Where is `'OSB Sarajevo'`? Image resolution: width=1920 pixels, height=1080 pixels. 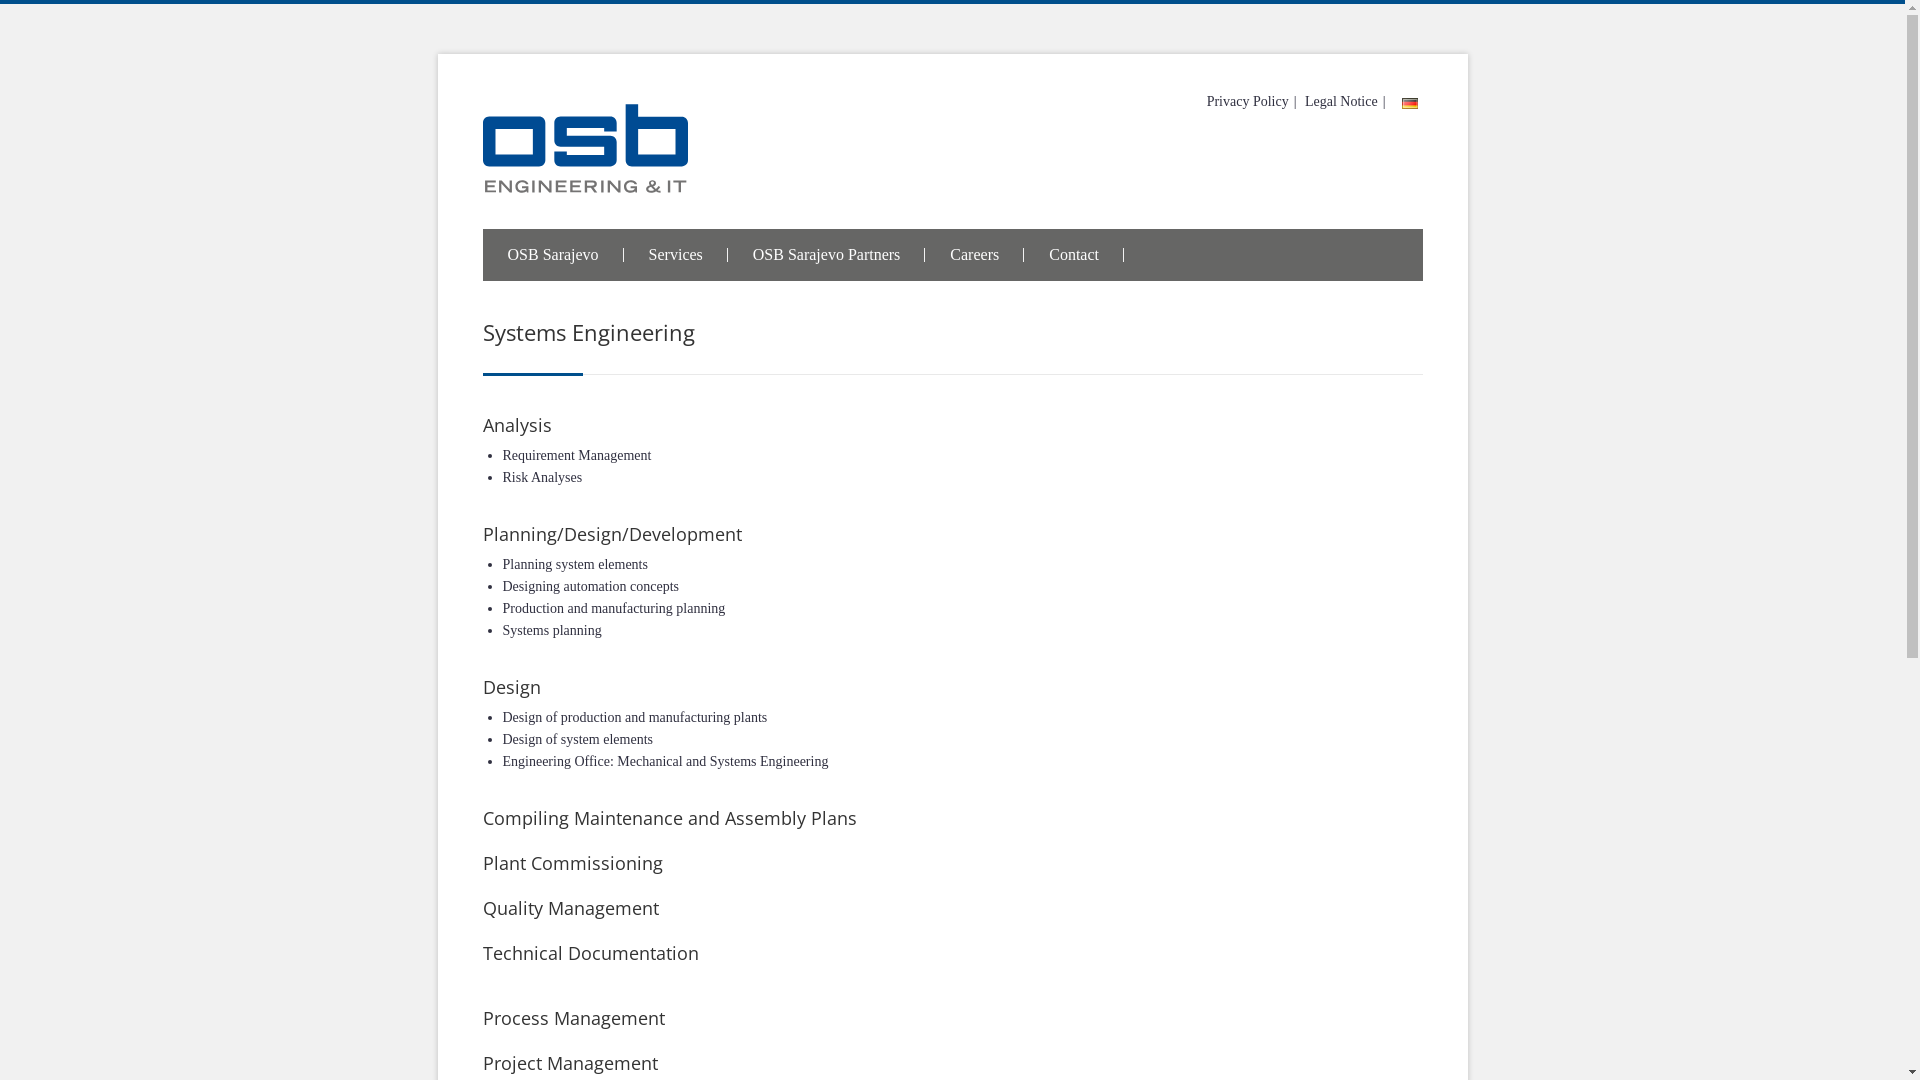
'OSB Sarajevo' is located at coordinates (552, 253).